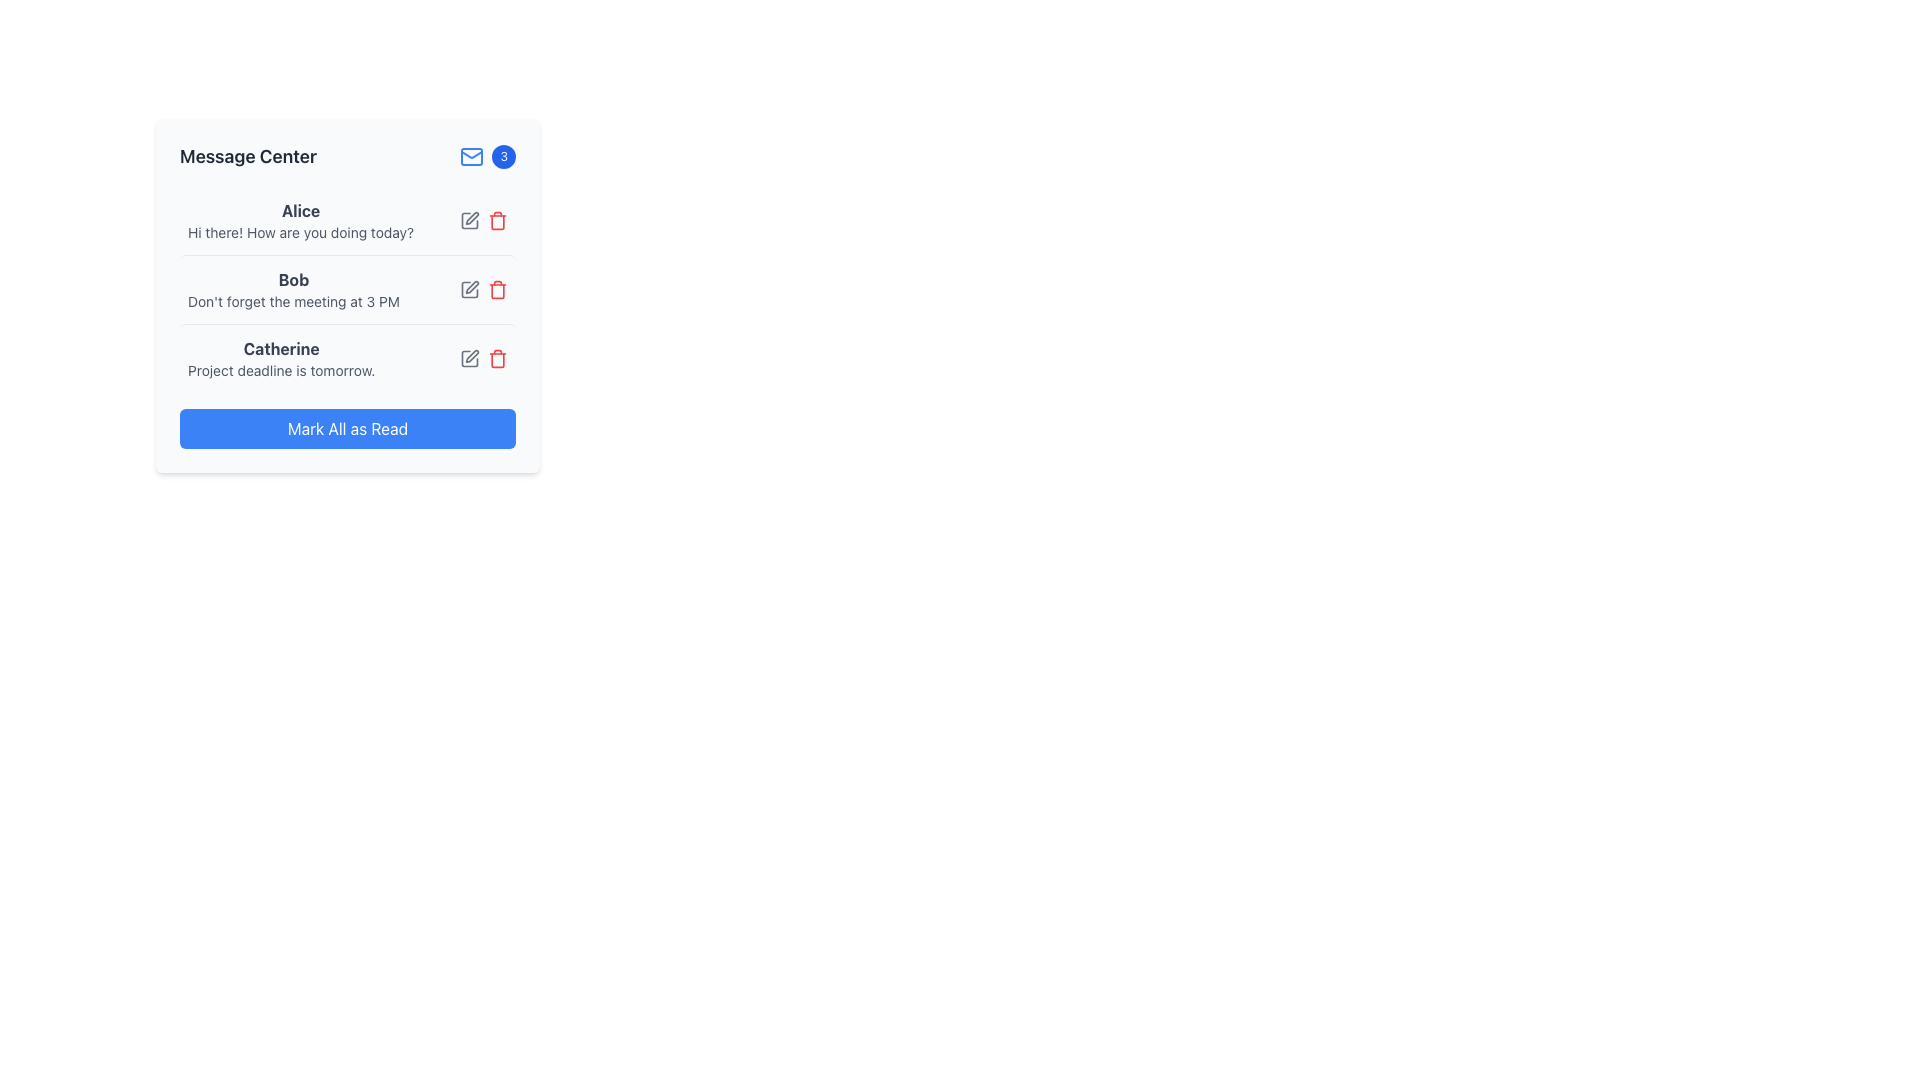 The height and width of the screenshot is (1080, 1920). What do you see at coordinates (471, 156) in the screenshot?
I see `the rectangular graphical component with rounded corners that represents a mail envelope, located in the top-right corner of the message center interface` at bounding box center [471, 156].